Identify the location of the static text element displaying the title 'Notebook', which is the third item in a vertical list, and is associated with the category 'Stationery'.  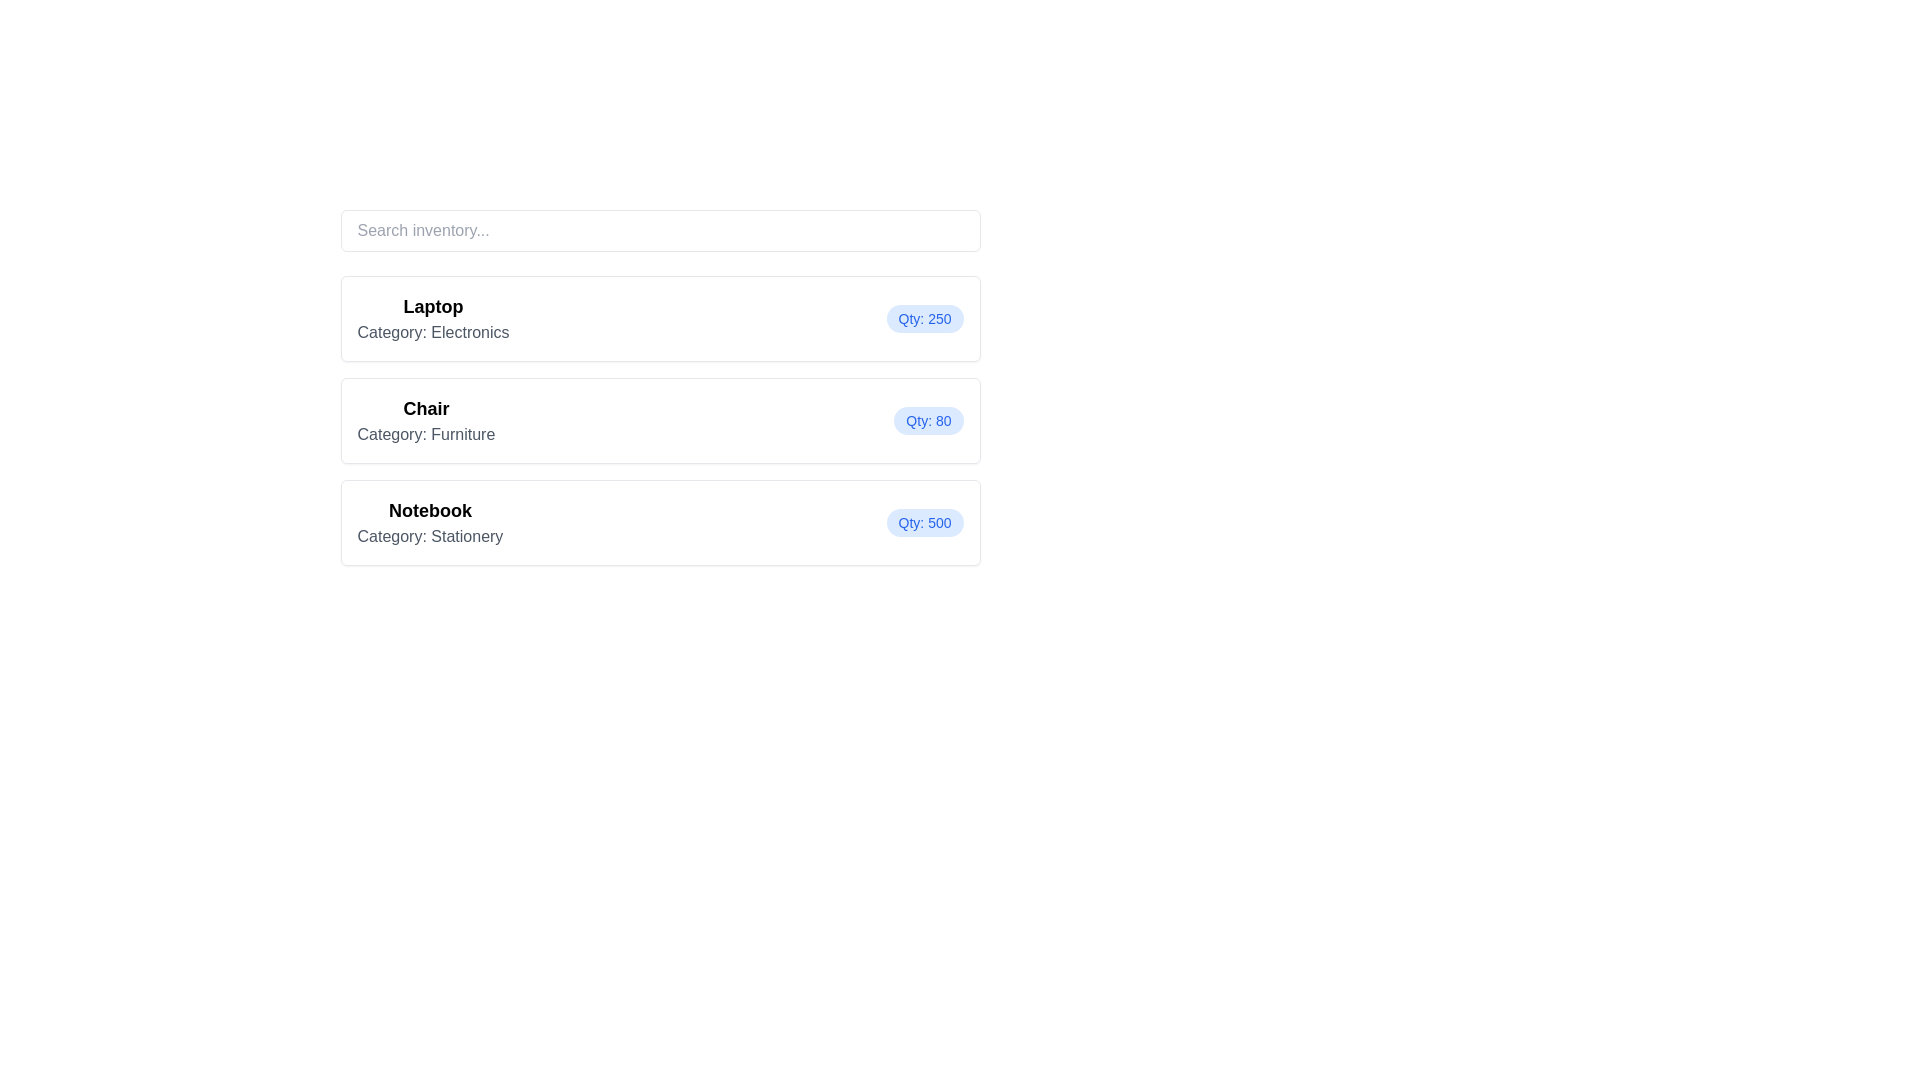
(429, 509).